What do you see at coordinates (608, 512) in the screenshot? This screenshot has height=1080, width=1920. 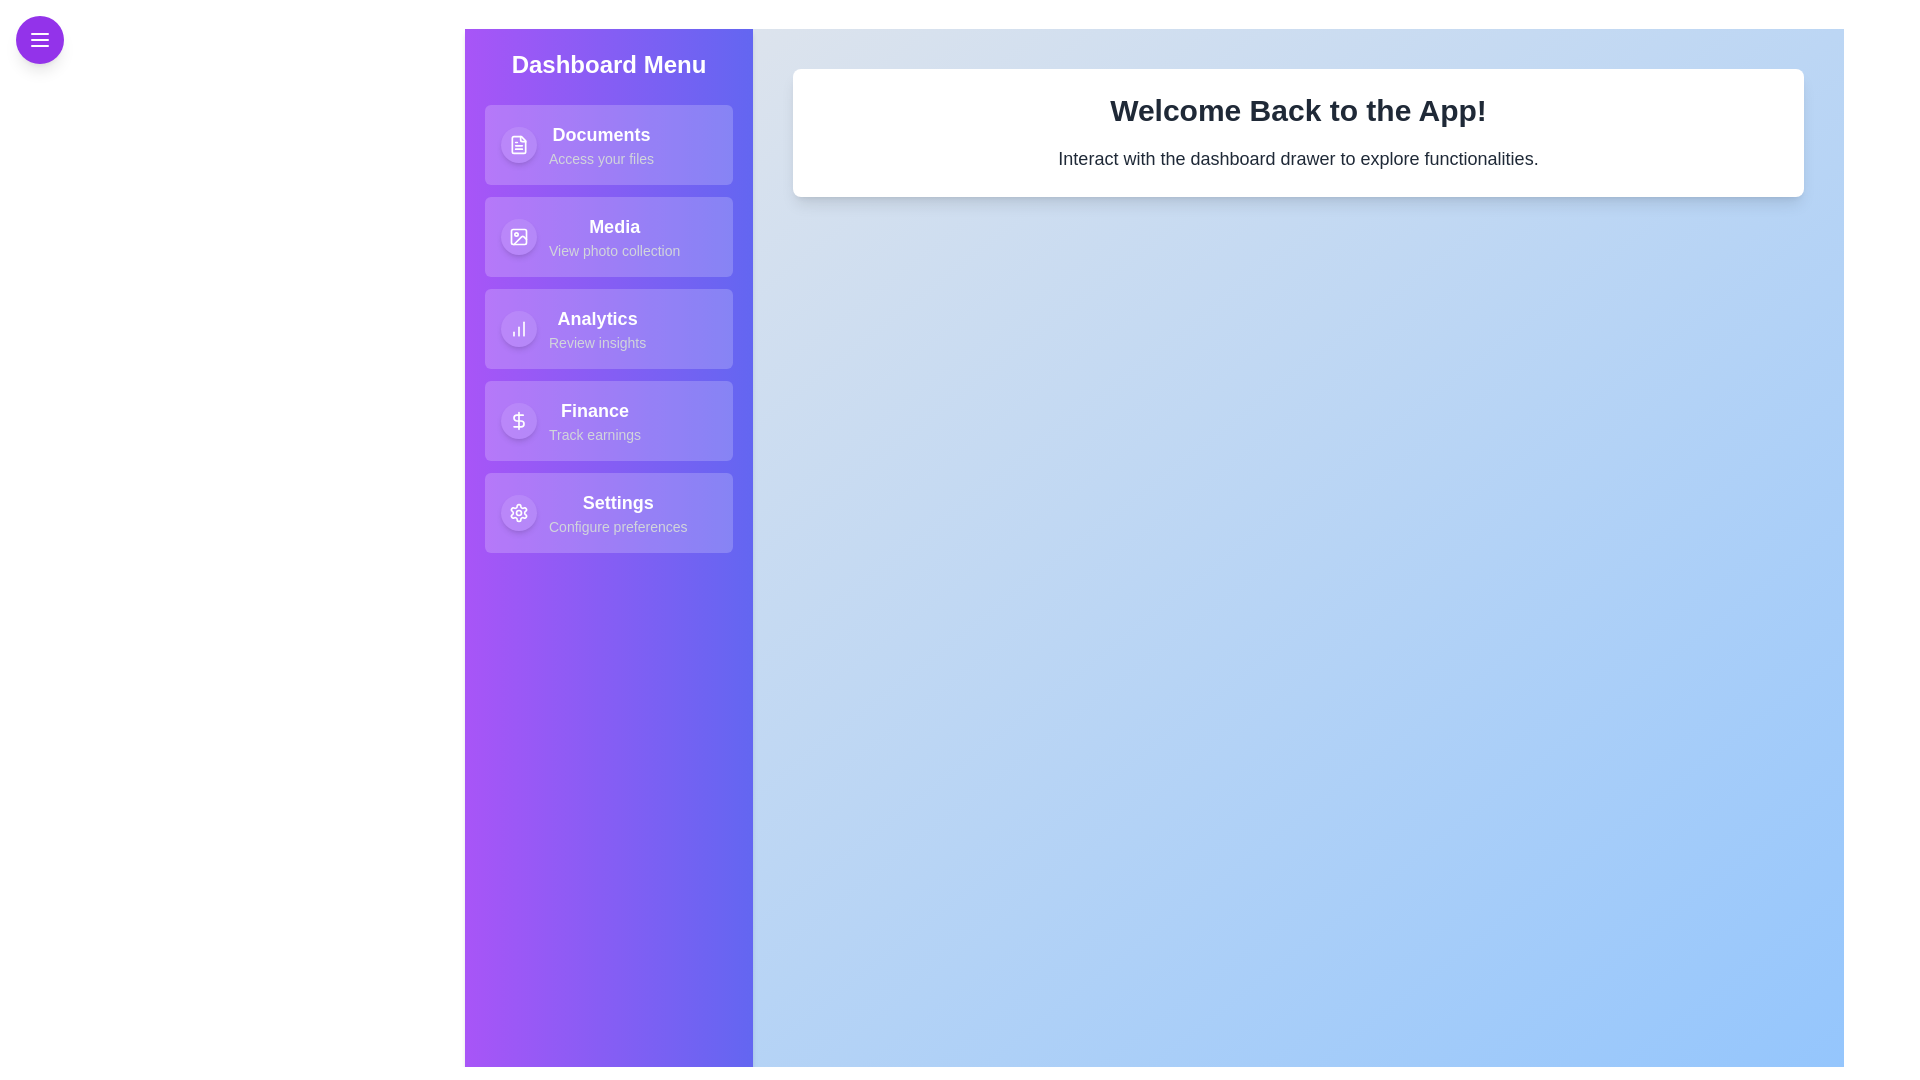 I see `the Settings item in the drawer to access its functionality` at bounding box center [608, 512].